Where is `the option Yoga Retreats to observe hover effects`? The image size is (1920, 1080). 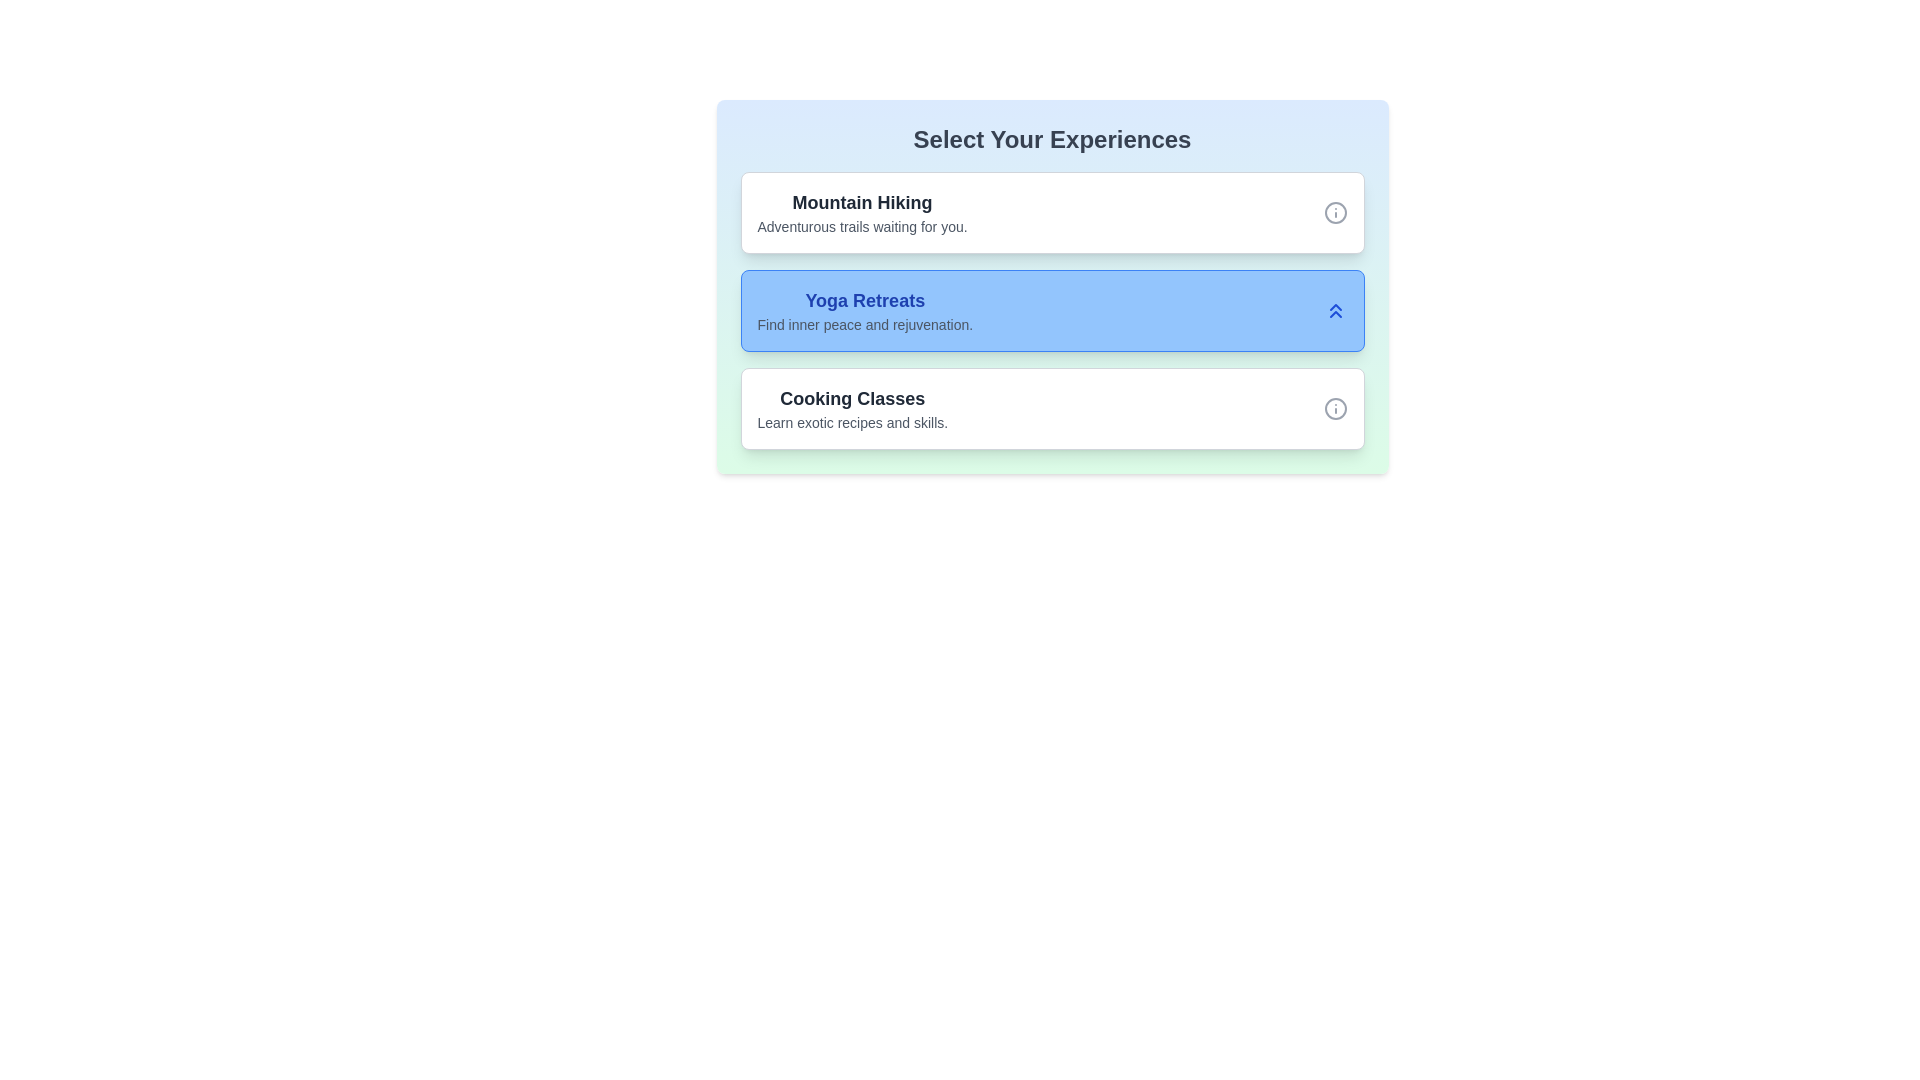
the option Yoga Retreats to observe hover effects is located at coordinates (1051, 311).